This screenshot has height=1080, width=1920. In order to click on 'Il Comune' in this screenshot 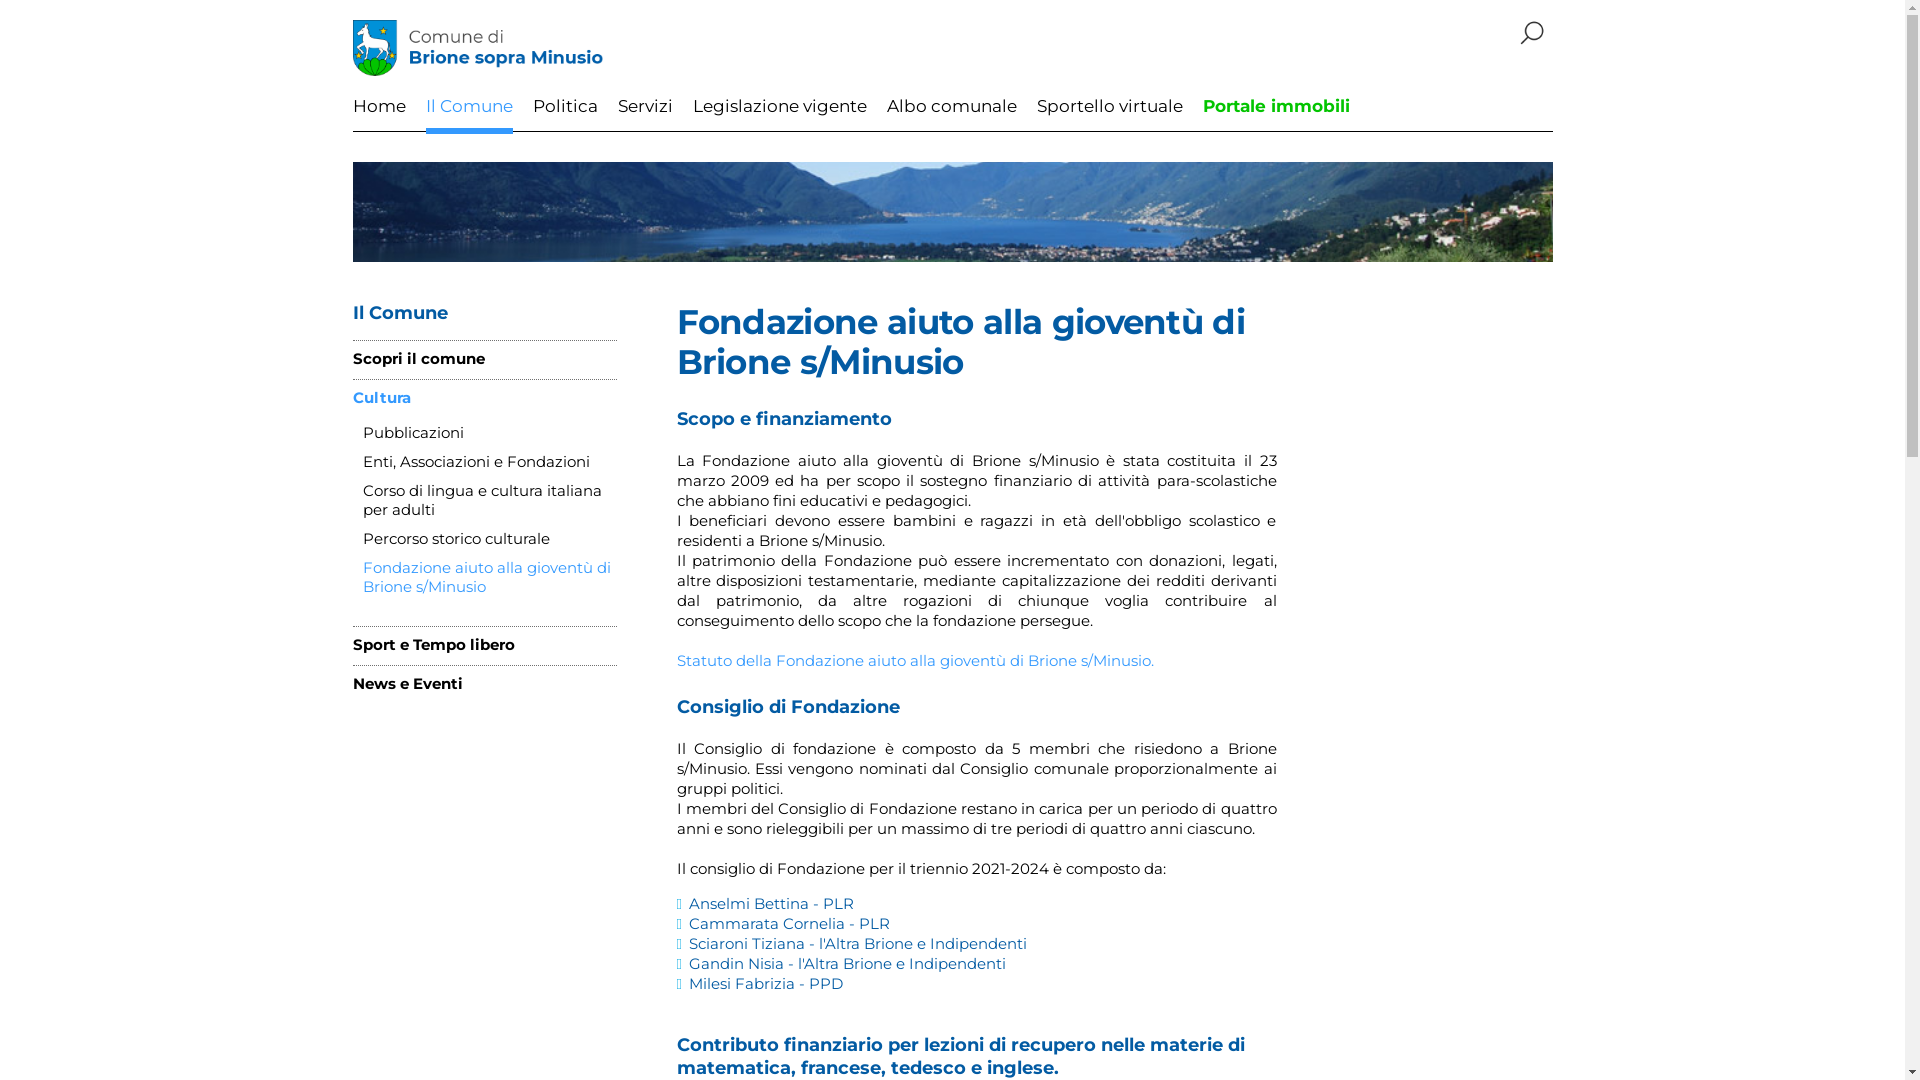, I will do `click(468, 115)`.